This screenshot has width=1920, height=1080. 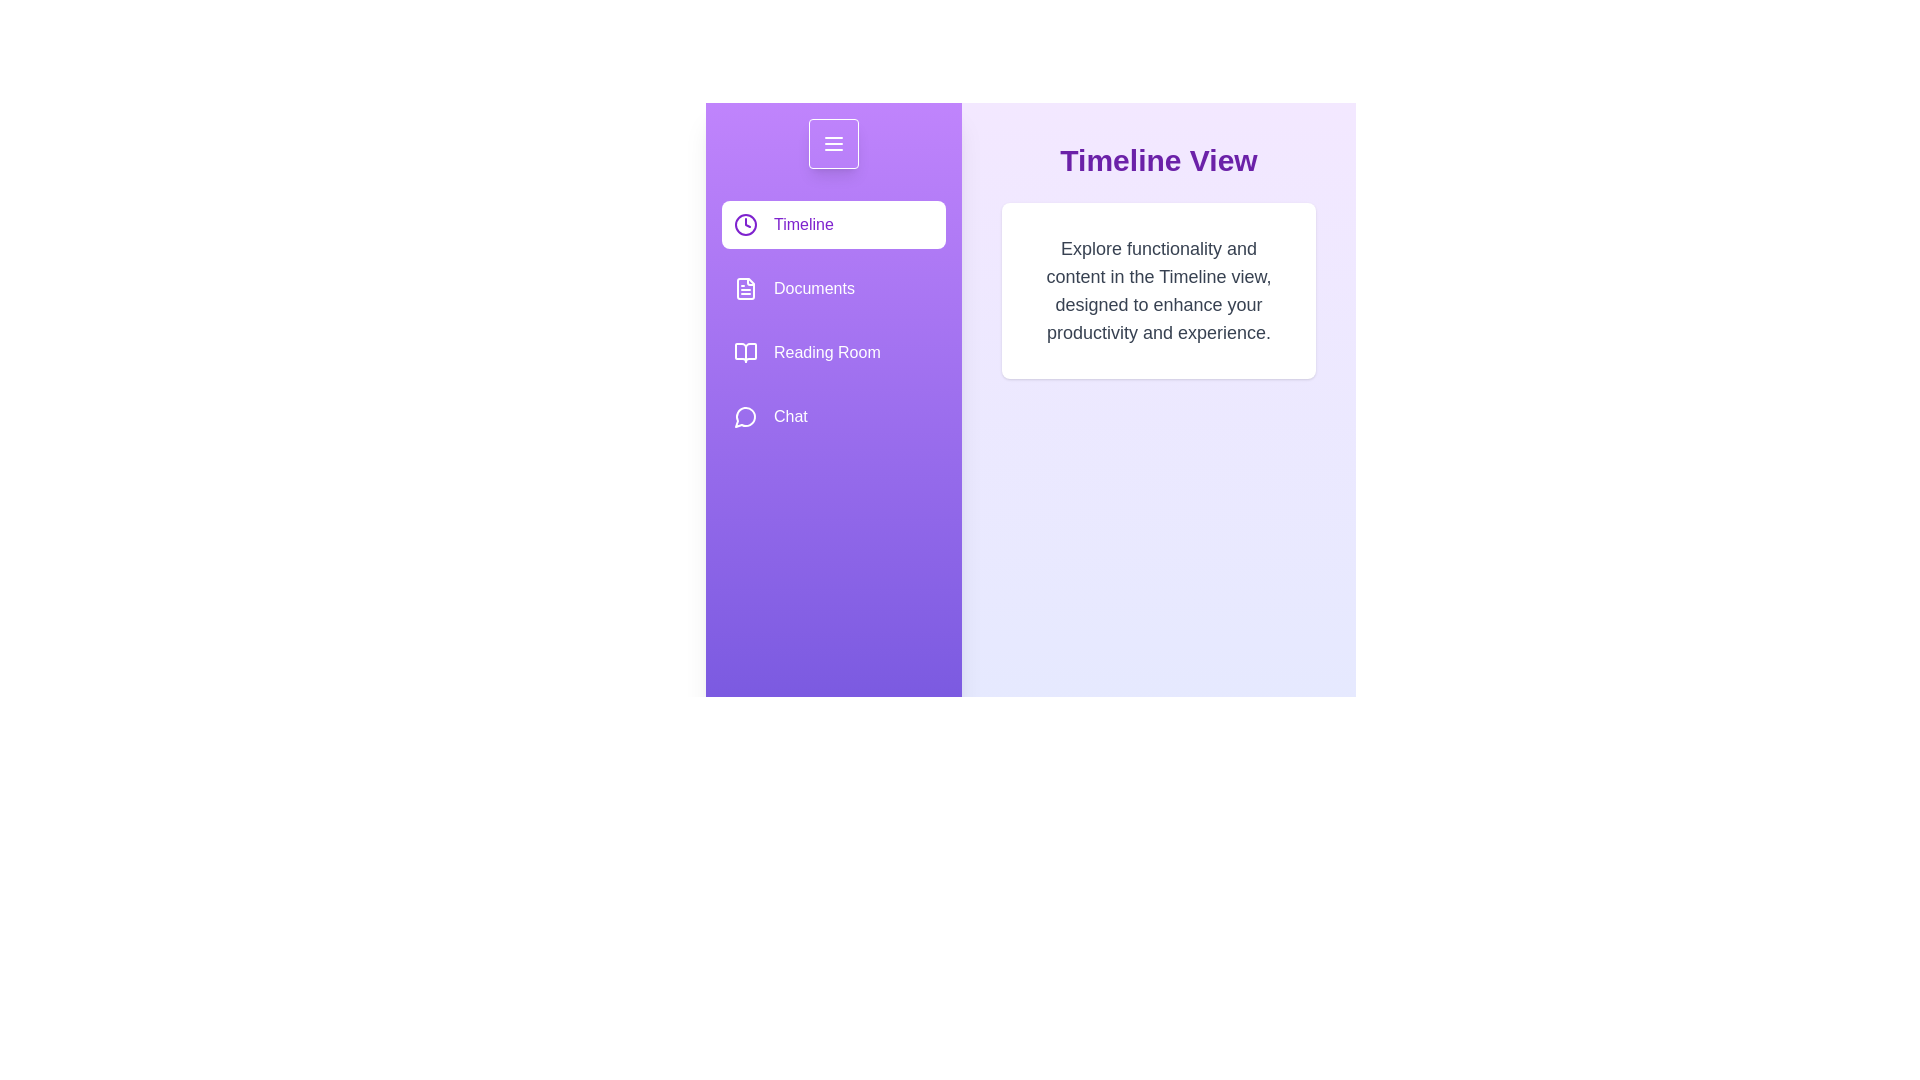 I want to click on menu button to toggle the drawer state, so click(x=834, y=142).